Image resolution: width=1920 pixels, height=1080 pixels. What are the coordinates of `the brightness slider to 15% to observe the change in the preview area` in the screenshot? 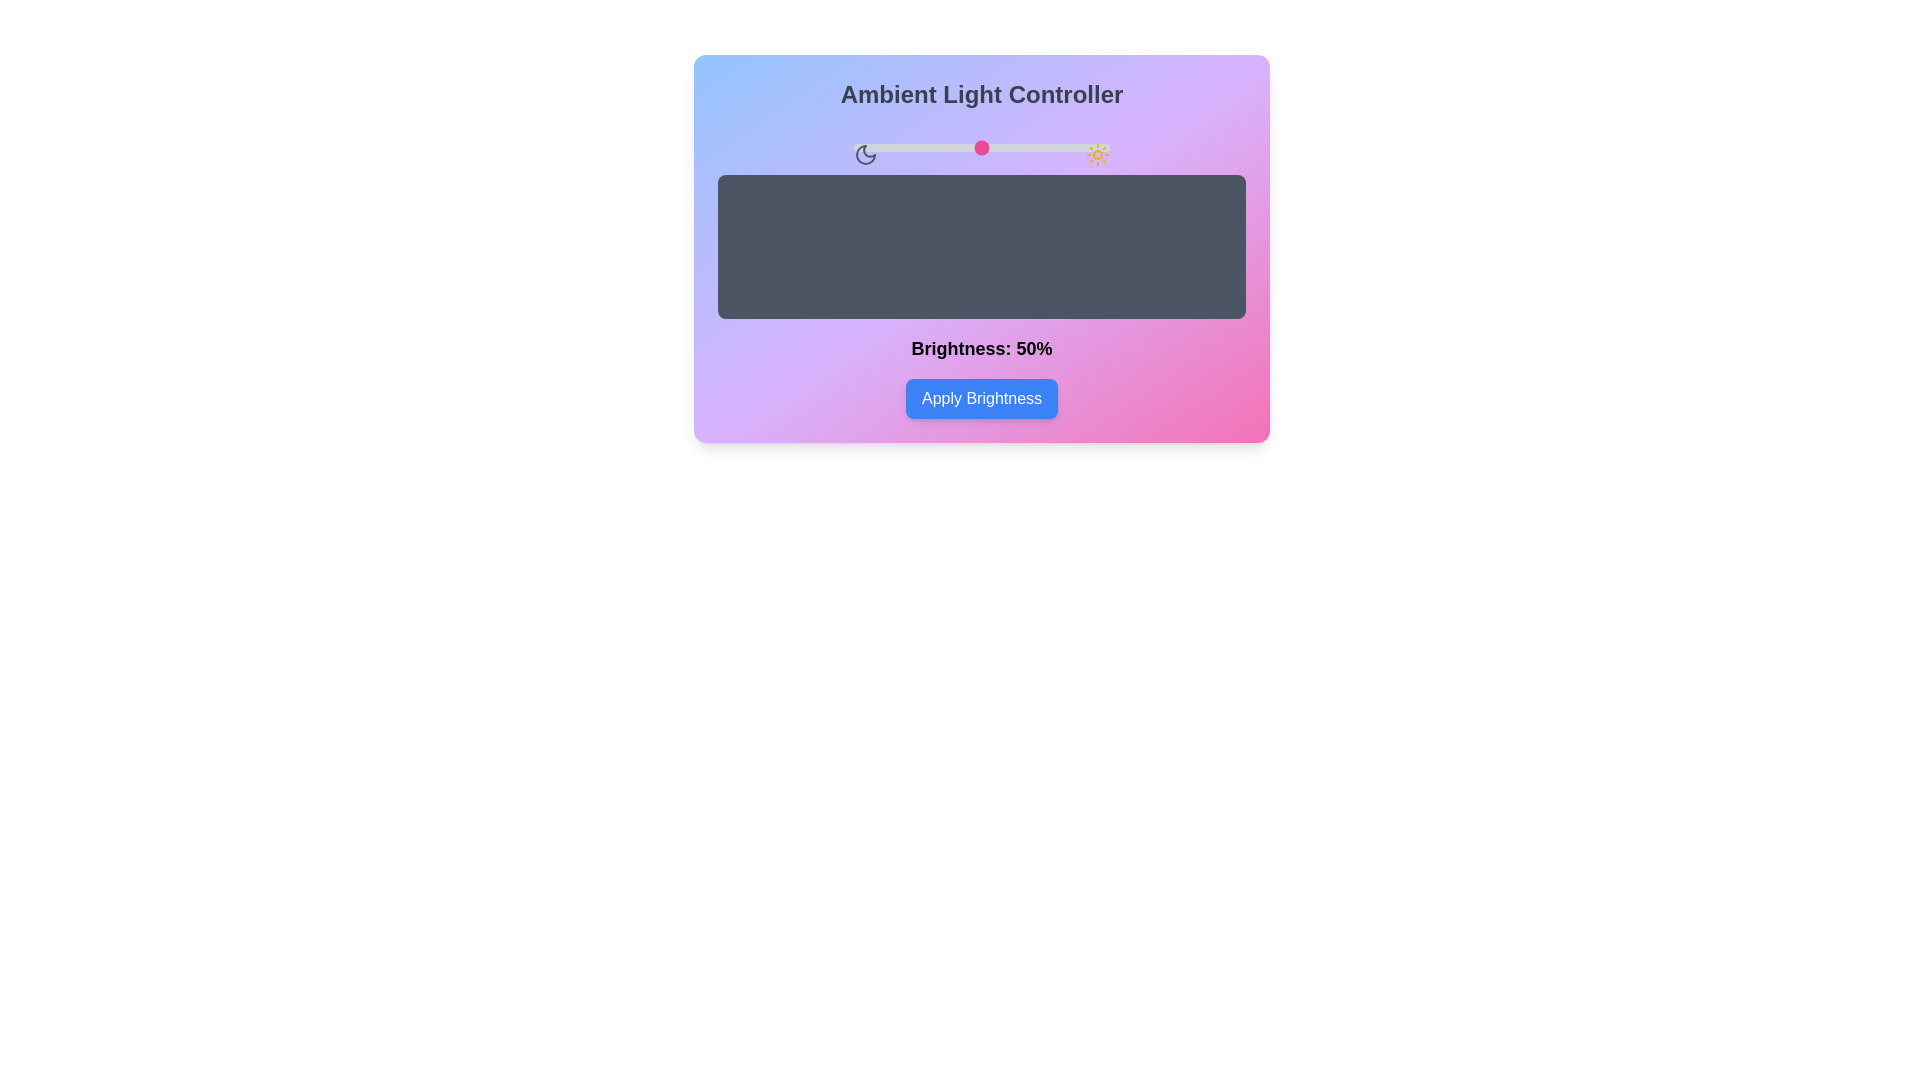 It's located at (891, 146).